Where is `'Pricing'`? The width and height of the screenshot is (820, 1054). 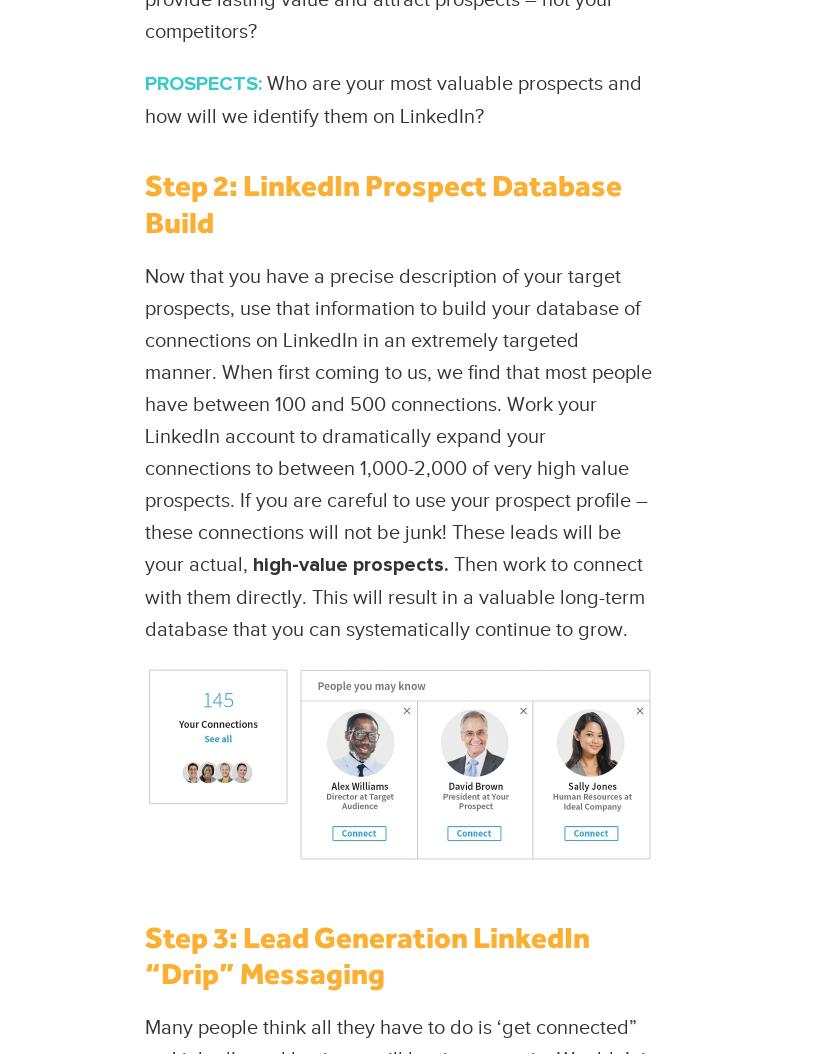
'Pricing' is located at coordinates (322, 165).